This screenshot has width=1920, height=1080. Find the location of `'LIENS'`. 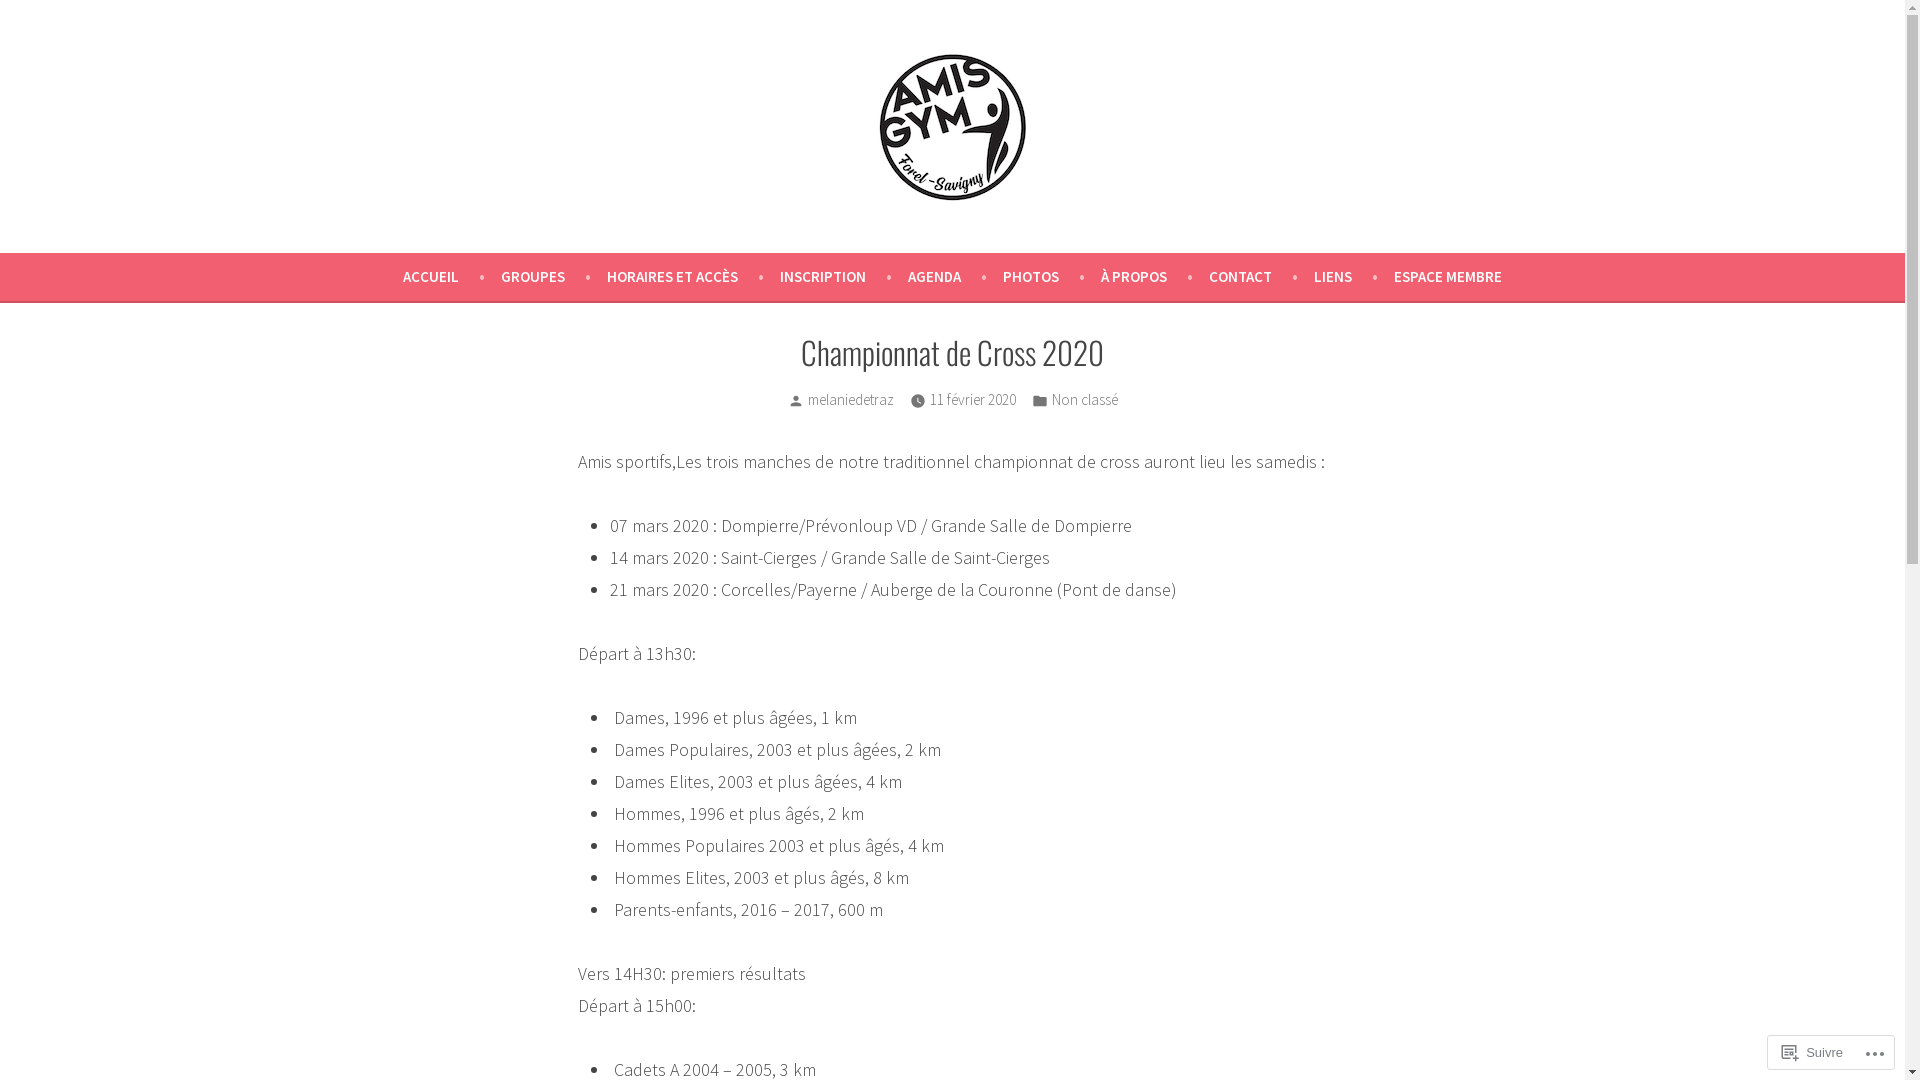

'LIENS' is located at coordinates (1314, 277).